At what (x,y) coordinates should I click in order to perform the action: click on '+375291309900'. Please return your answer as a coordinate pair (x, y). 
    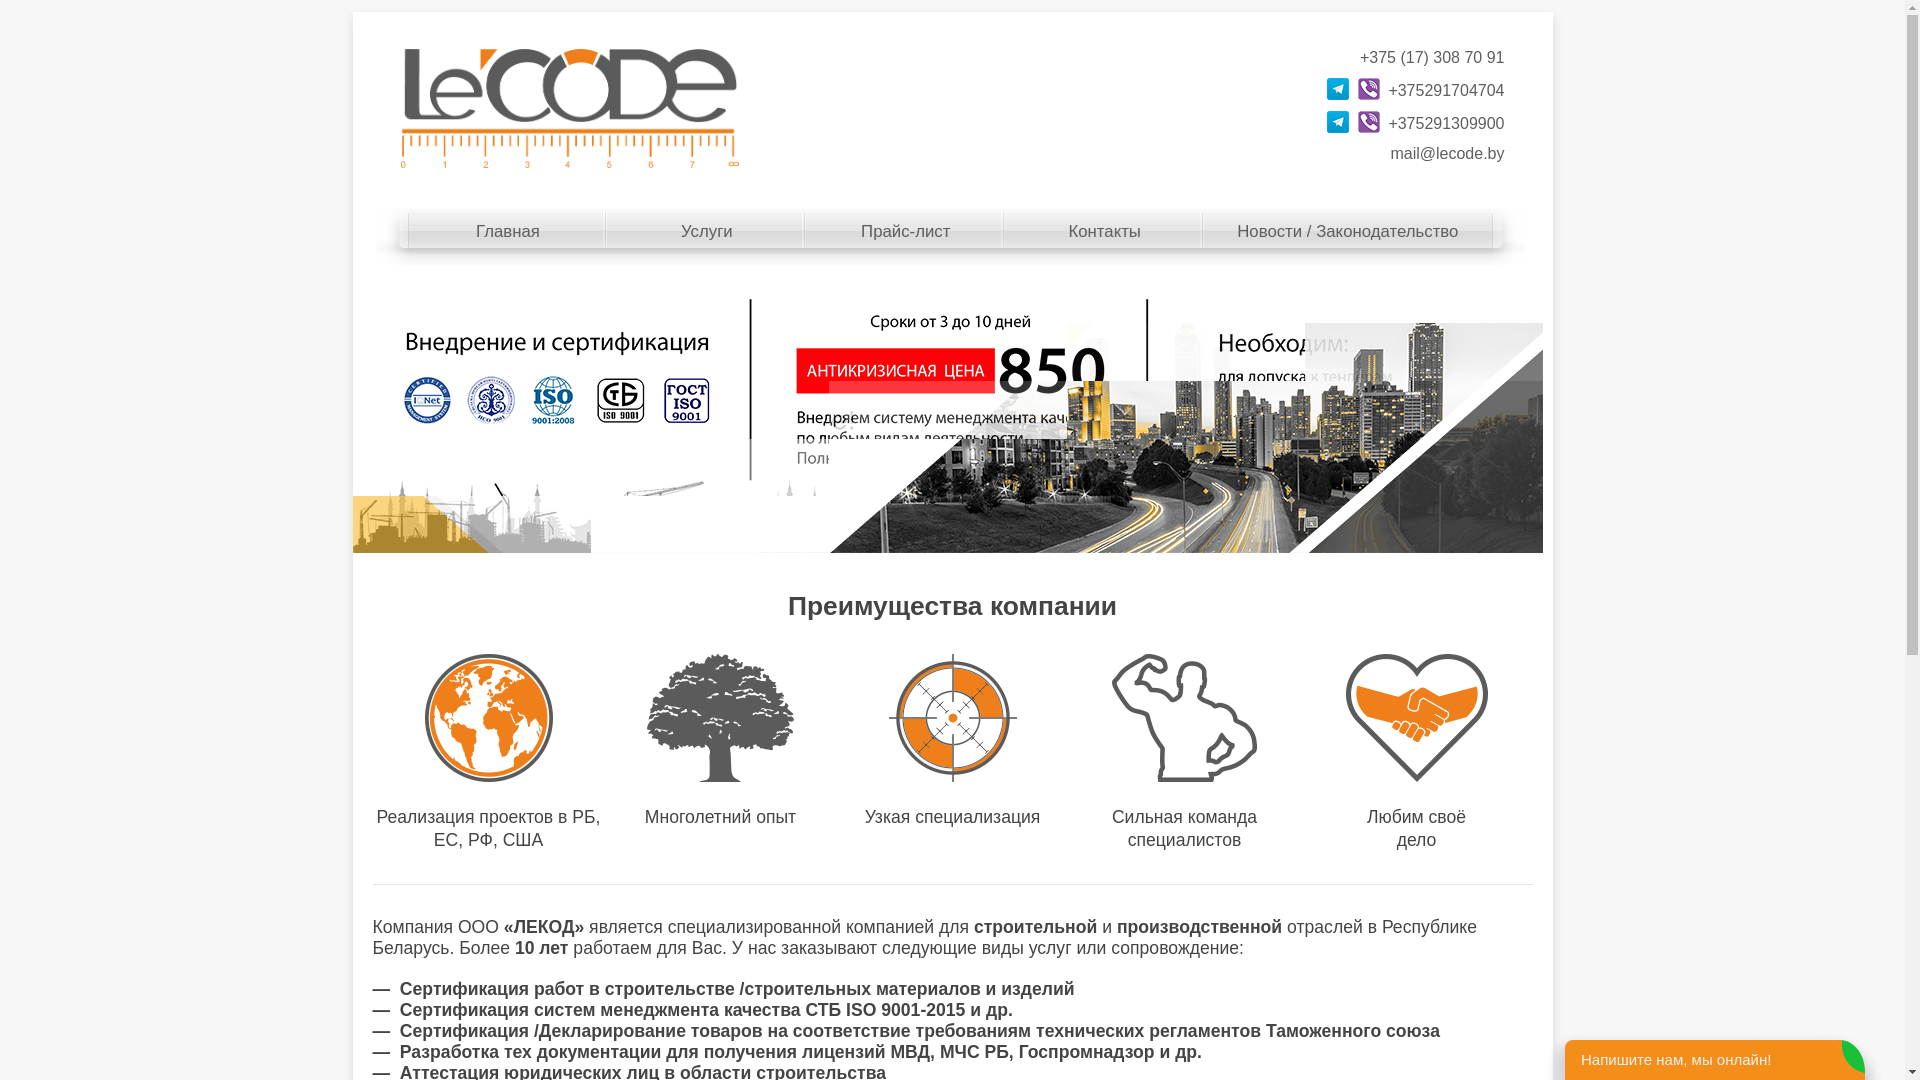
    Looking at the image, I should click on (1386, 123).